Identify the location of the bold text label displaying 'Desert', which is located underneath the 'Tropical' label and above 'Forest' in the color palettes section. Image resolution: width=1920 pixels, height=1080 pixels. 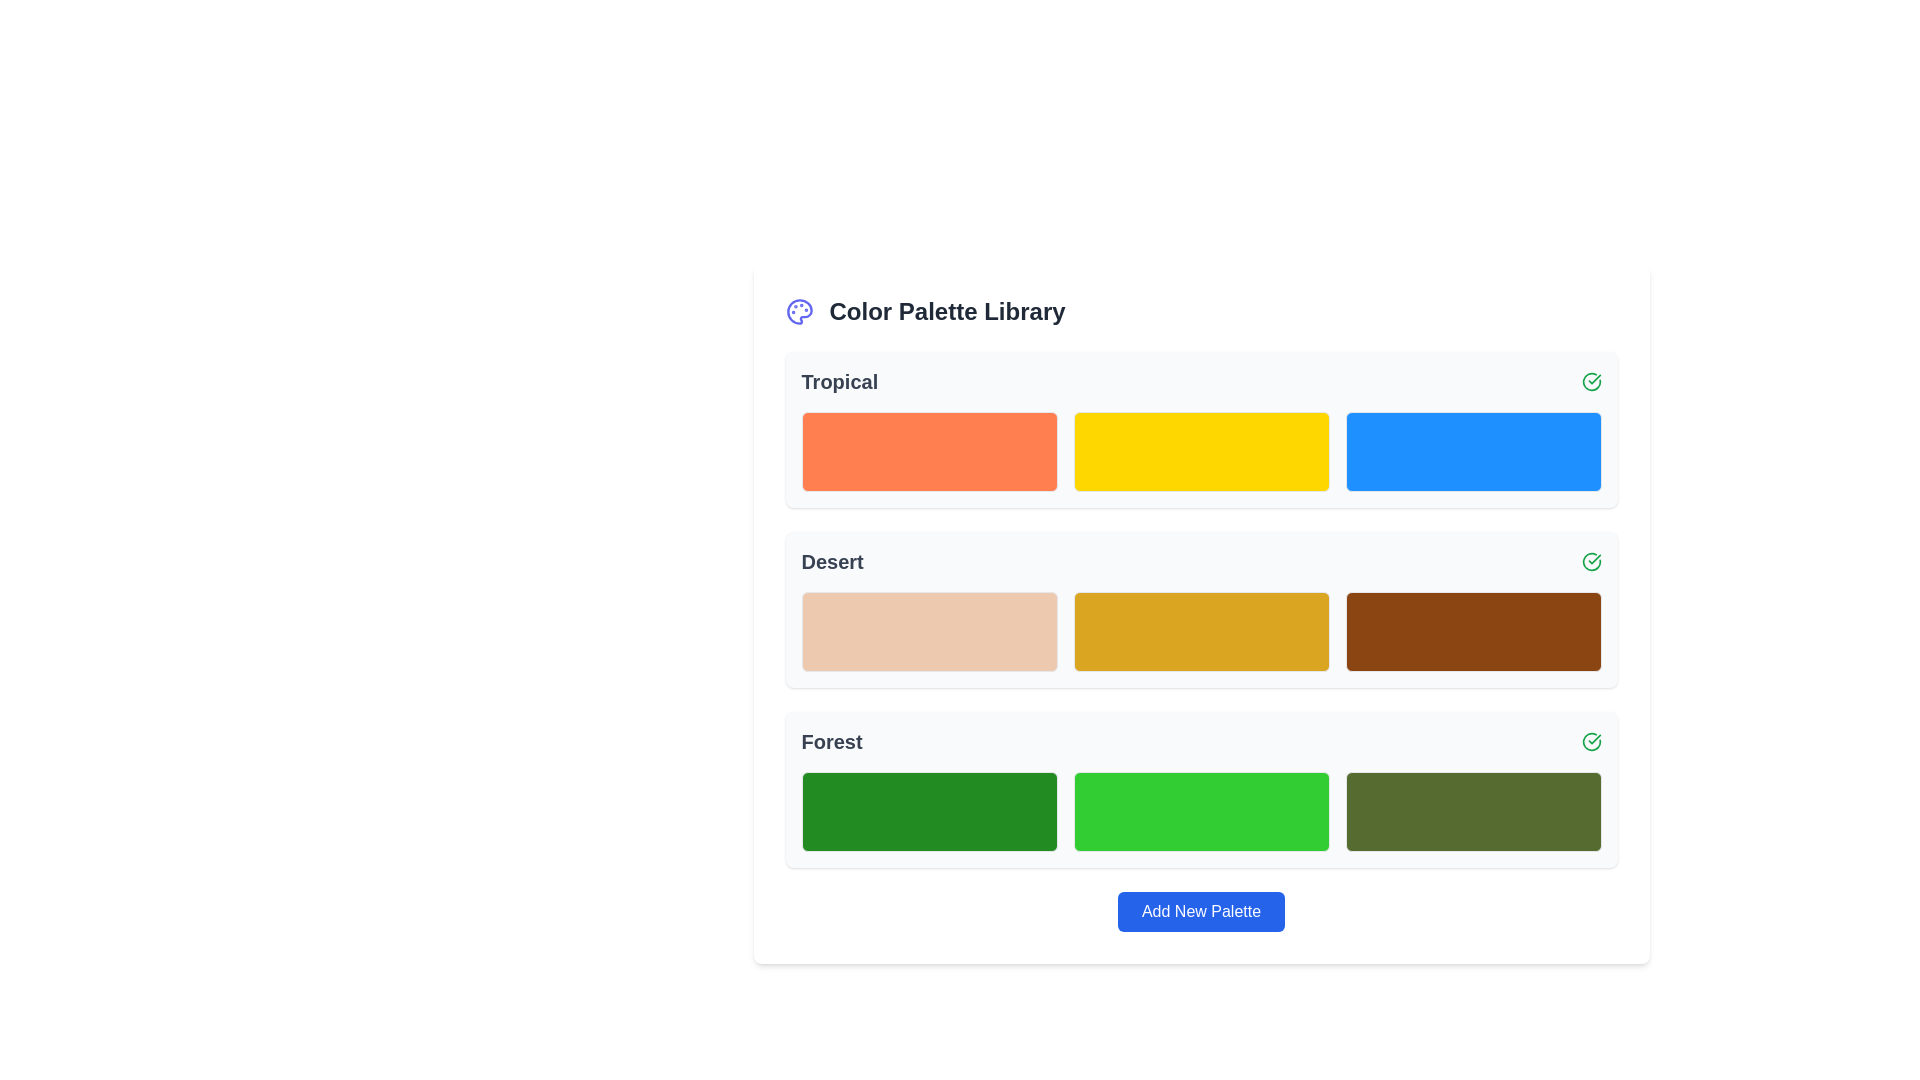
(832, 562).